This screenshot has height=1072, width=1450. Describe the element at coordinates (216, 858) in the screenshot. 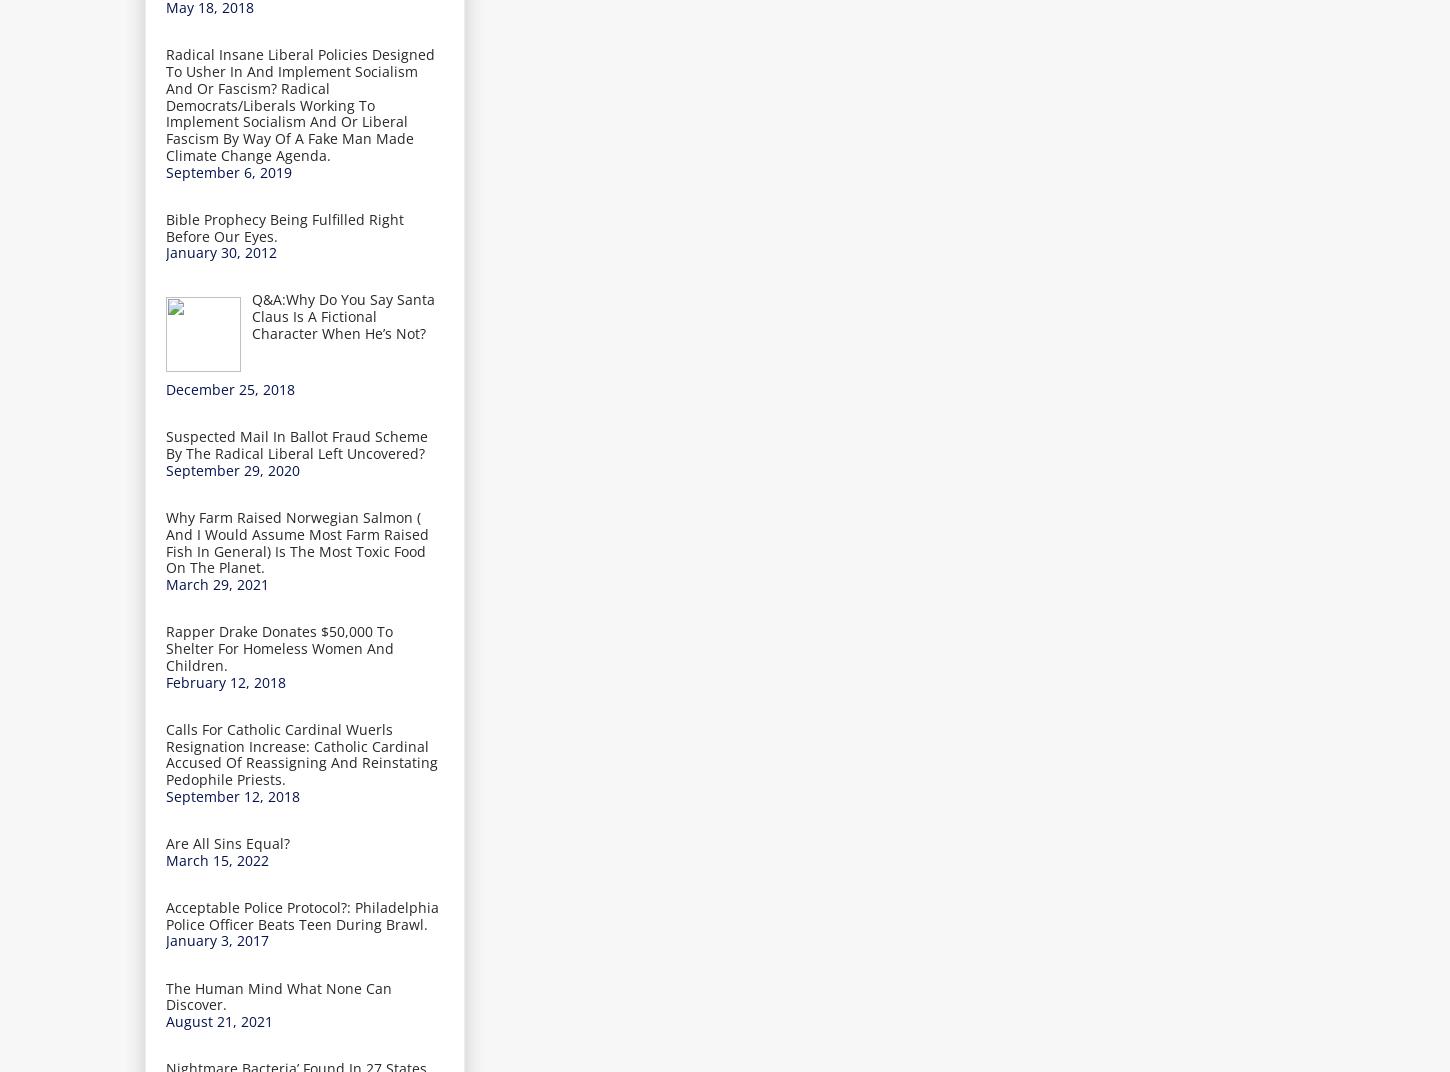

I see `'March 15, 2022'` at that location.